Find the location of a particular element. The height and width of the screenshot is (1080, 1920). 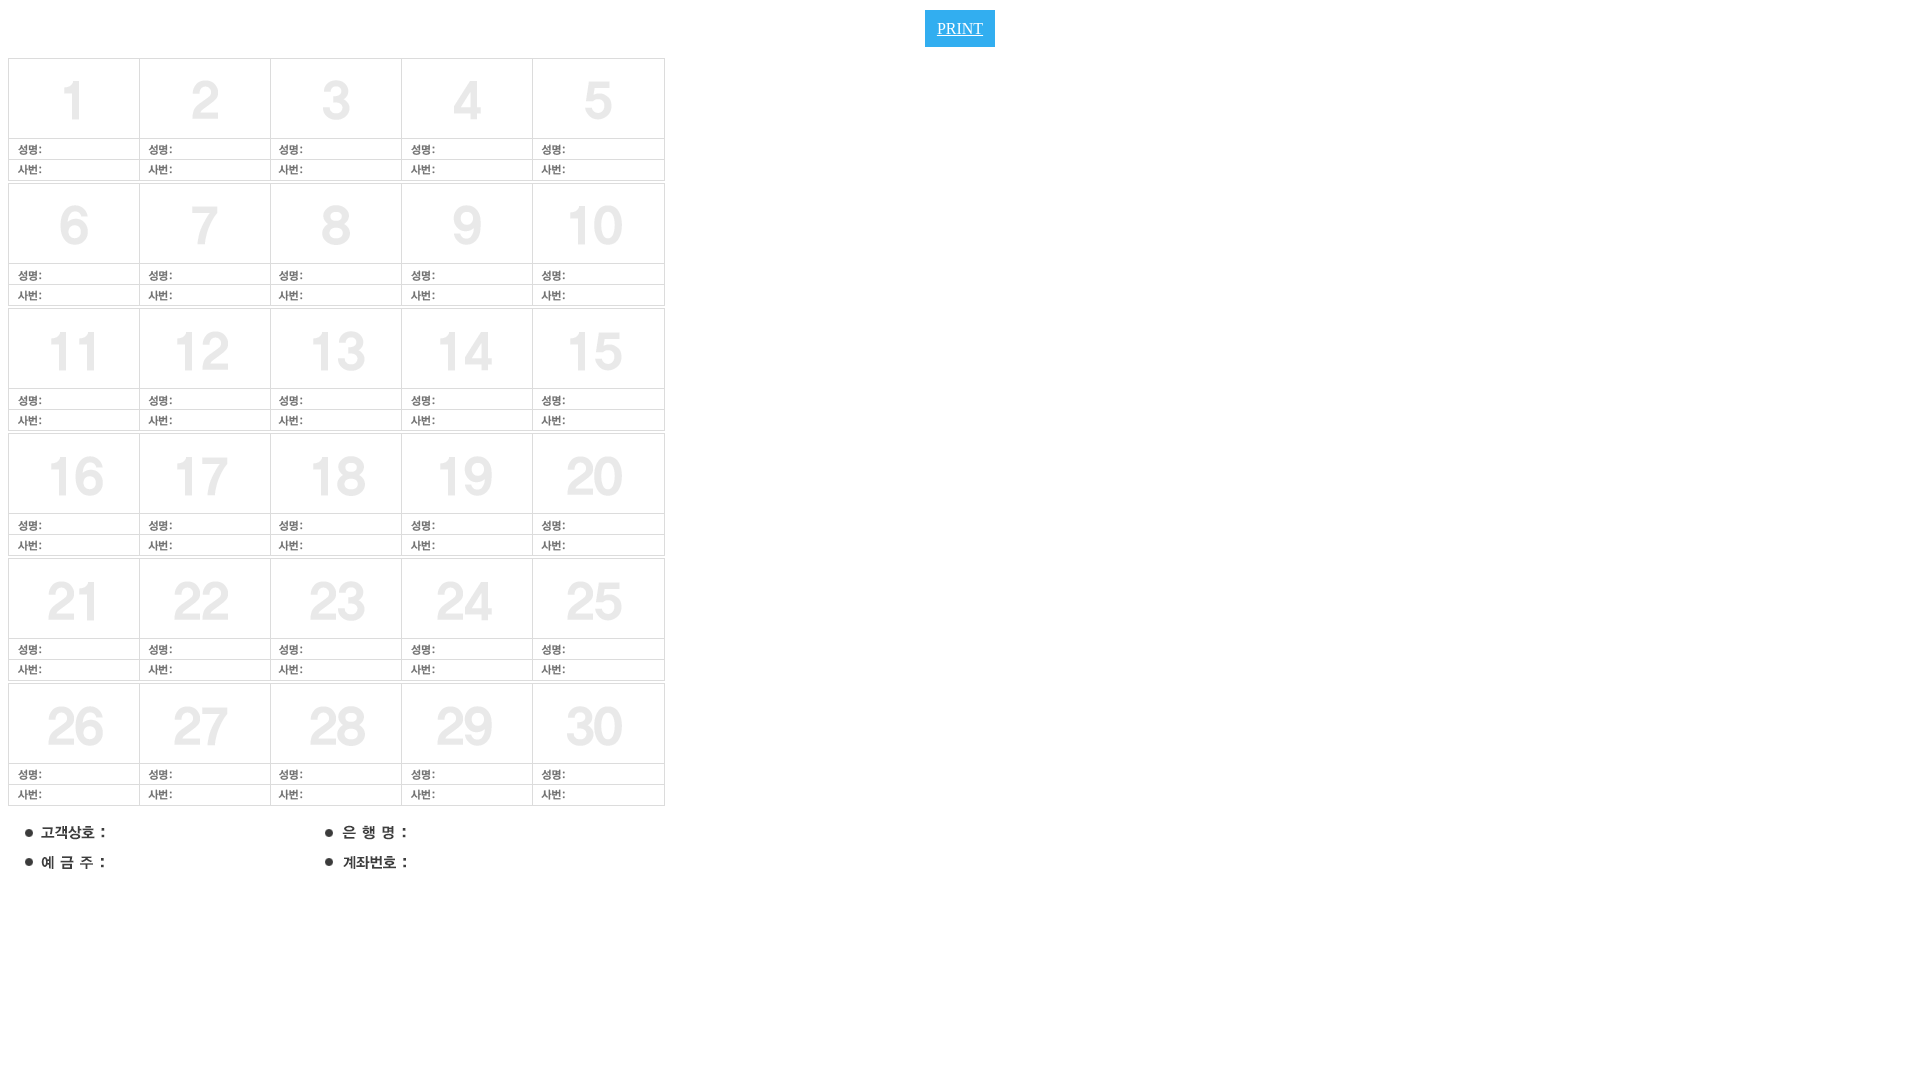

'PRINT' is located at coordinates (960, 28).